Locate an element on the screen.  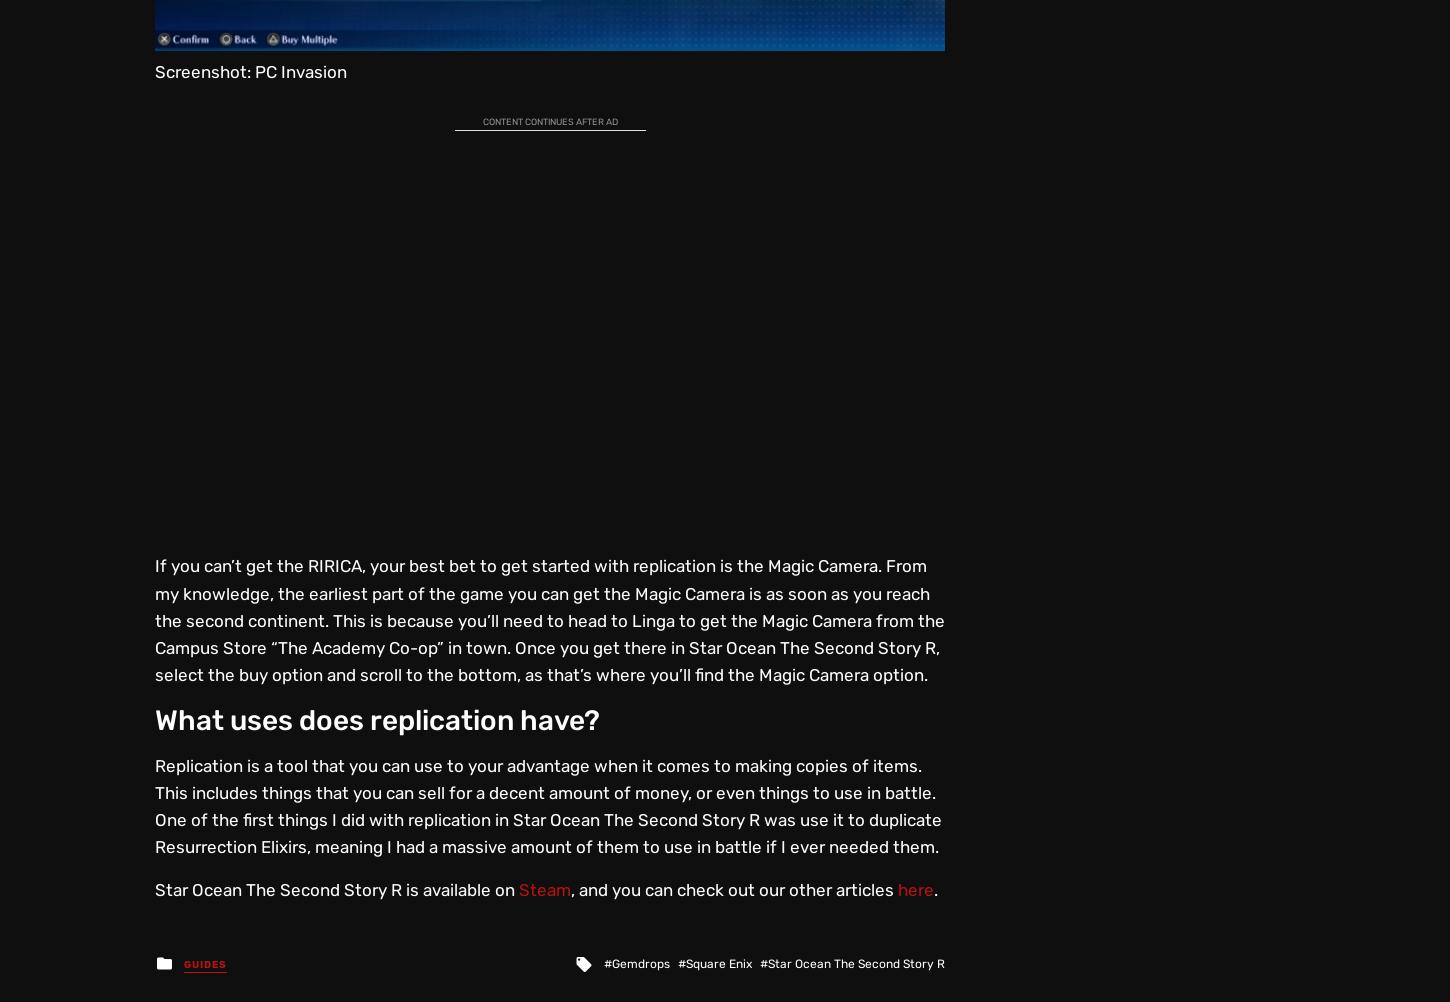
'Guides' is located at coordinates (183, 964).